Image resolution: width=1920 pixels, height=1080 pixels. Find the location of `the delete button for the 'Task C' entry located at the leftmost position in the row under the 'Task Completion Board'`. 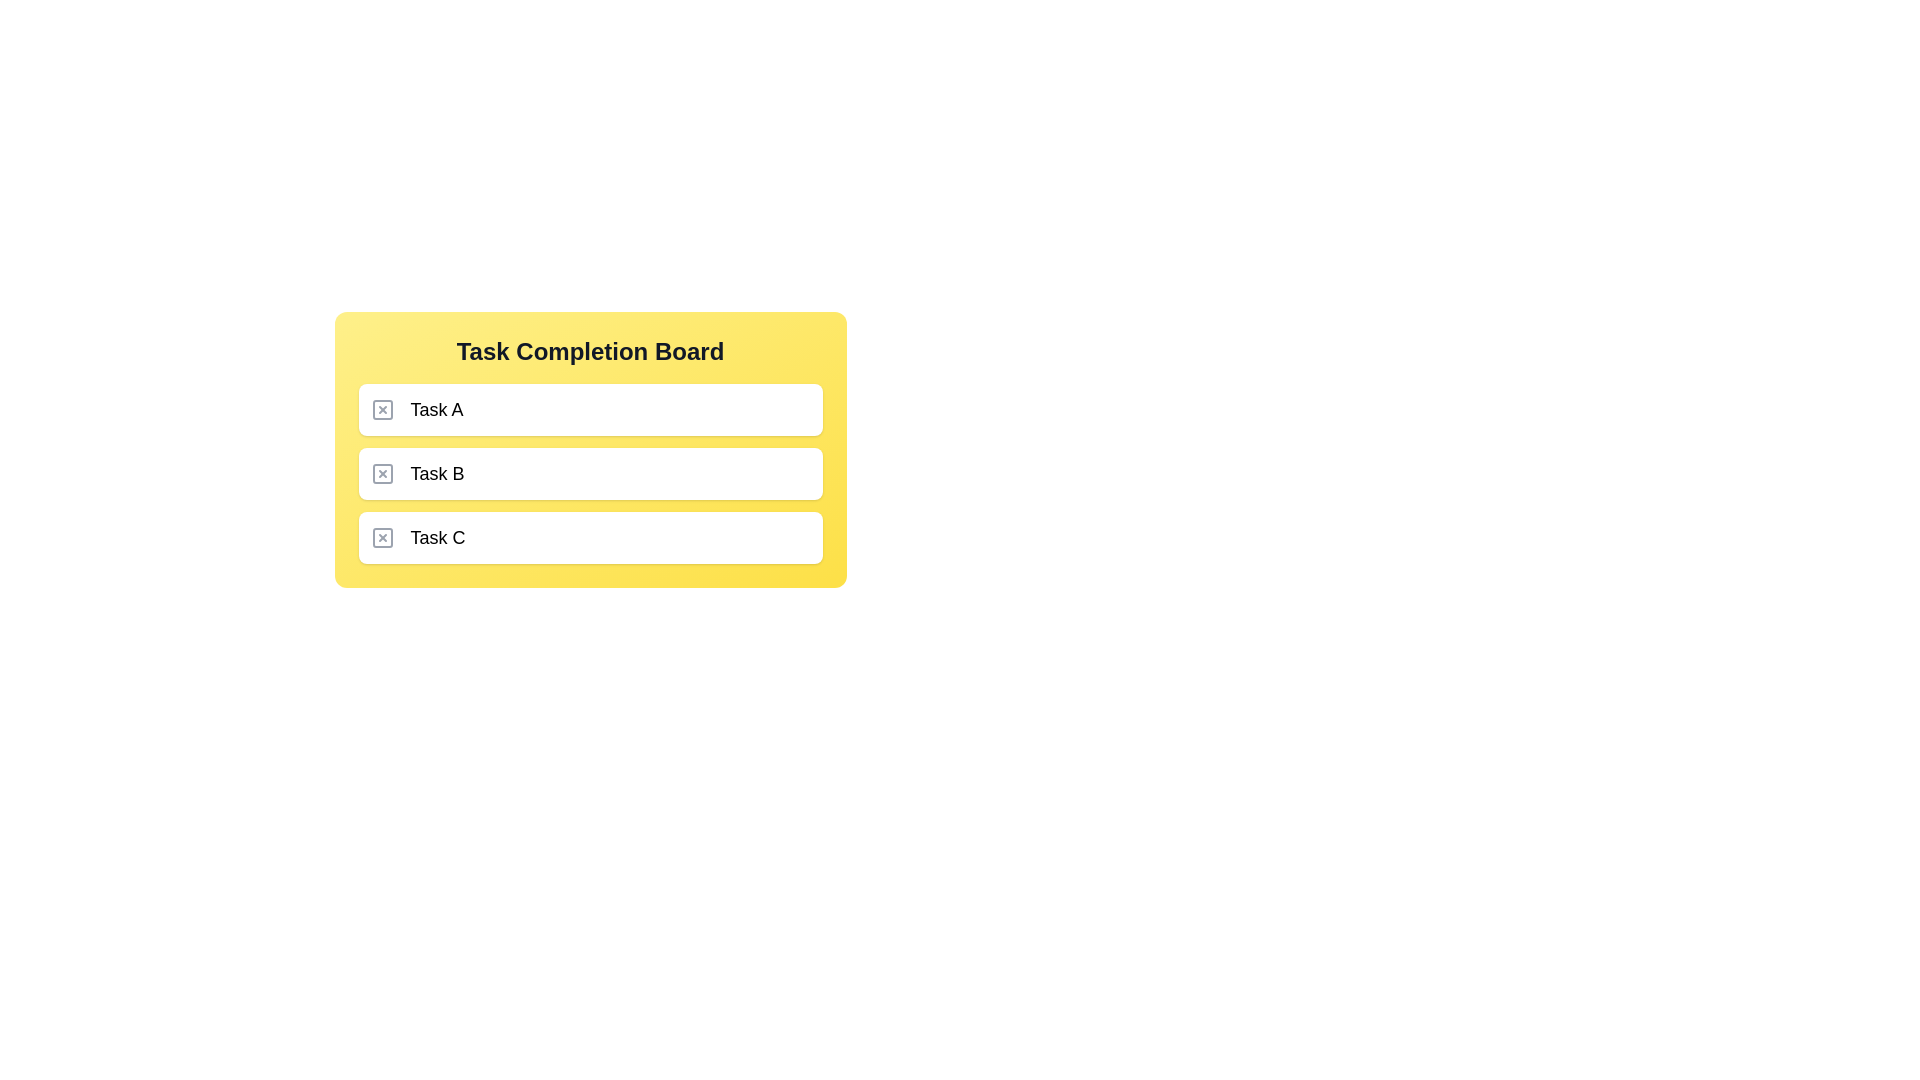

the delete button for the 'Task C' entry located at the leftmost position in the row under the 'Task Completion Board' is located at coordinates (382, 536).